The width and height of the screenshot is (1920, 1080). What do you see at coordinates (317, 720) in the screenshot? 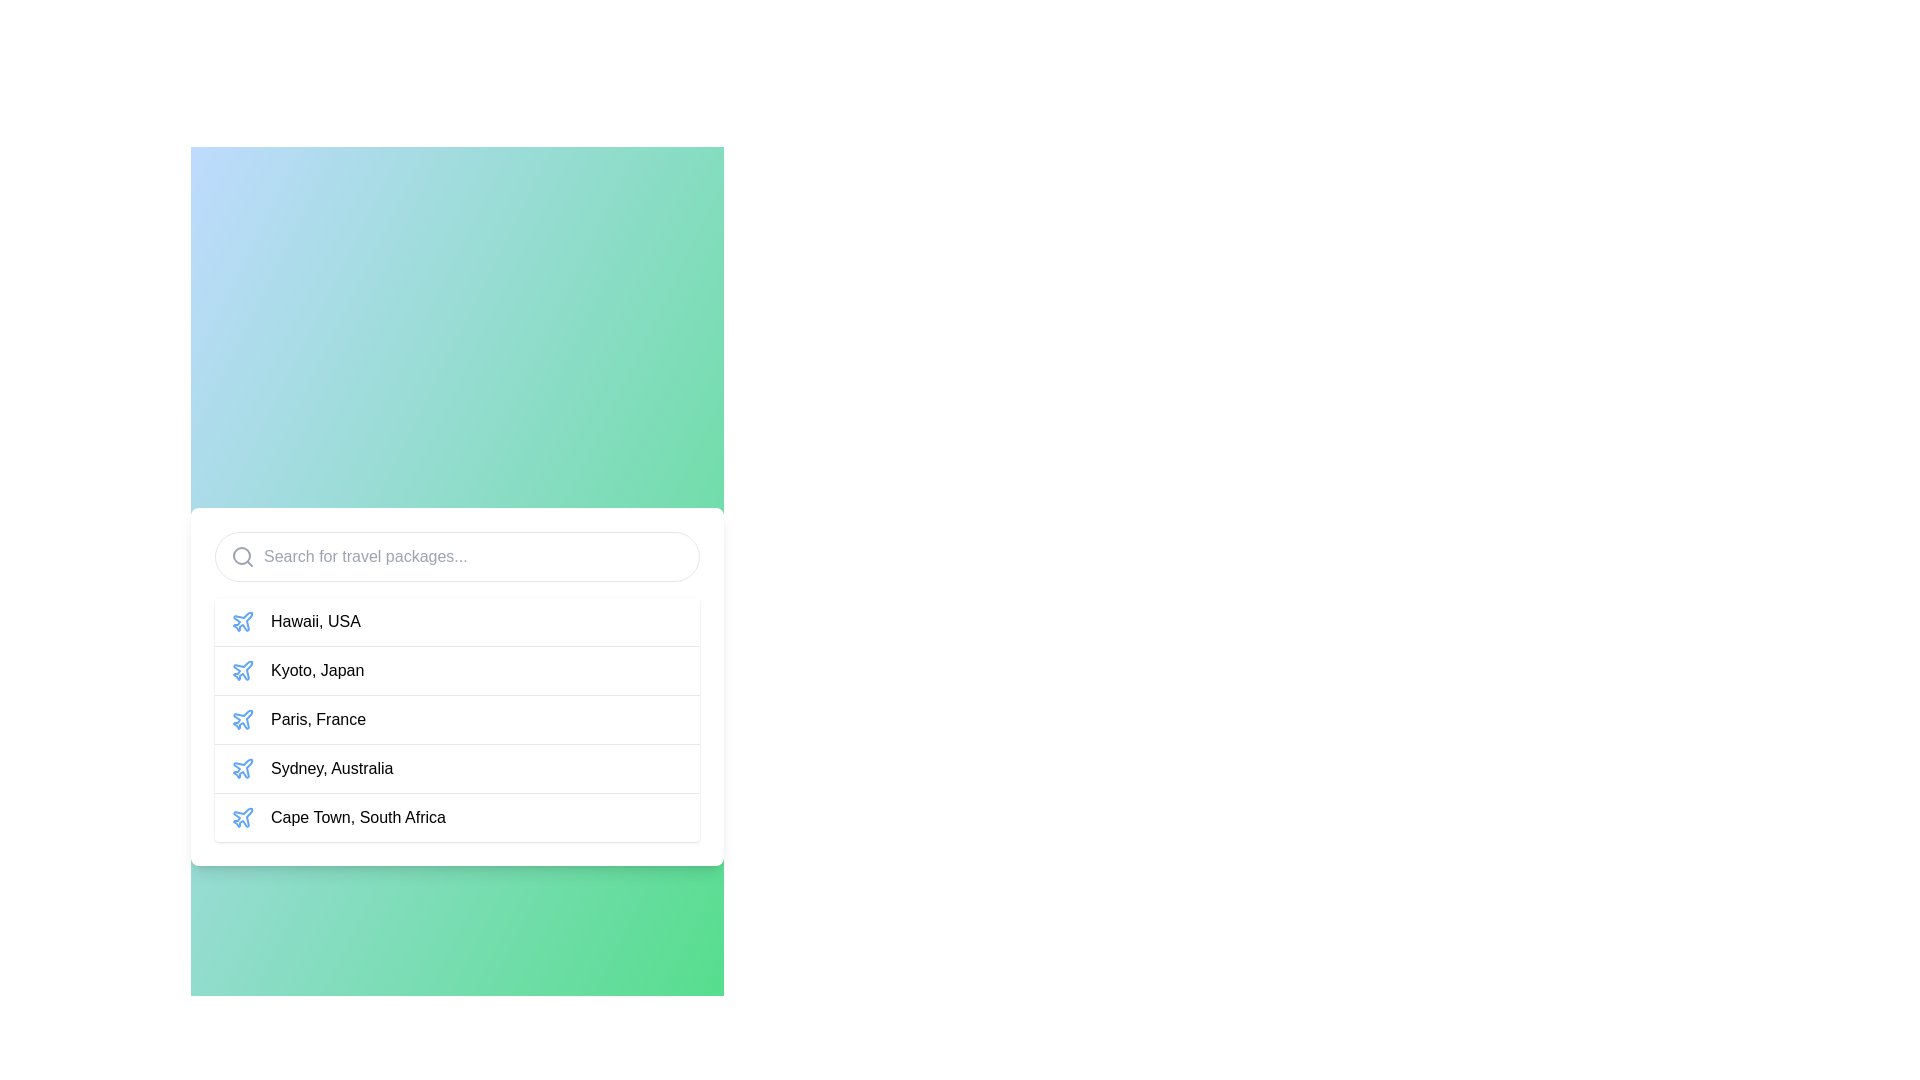
I see `the Text label for the destination within the selectable list, which is the third entry in the dropdown panel` at bounding box center [317, 720].